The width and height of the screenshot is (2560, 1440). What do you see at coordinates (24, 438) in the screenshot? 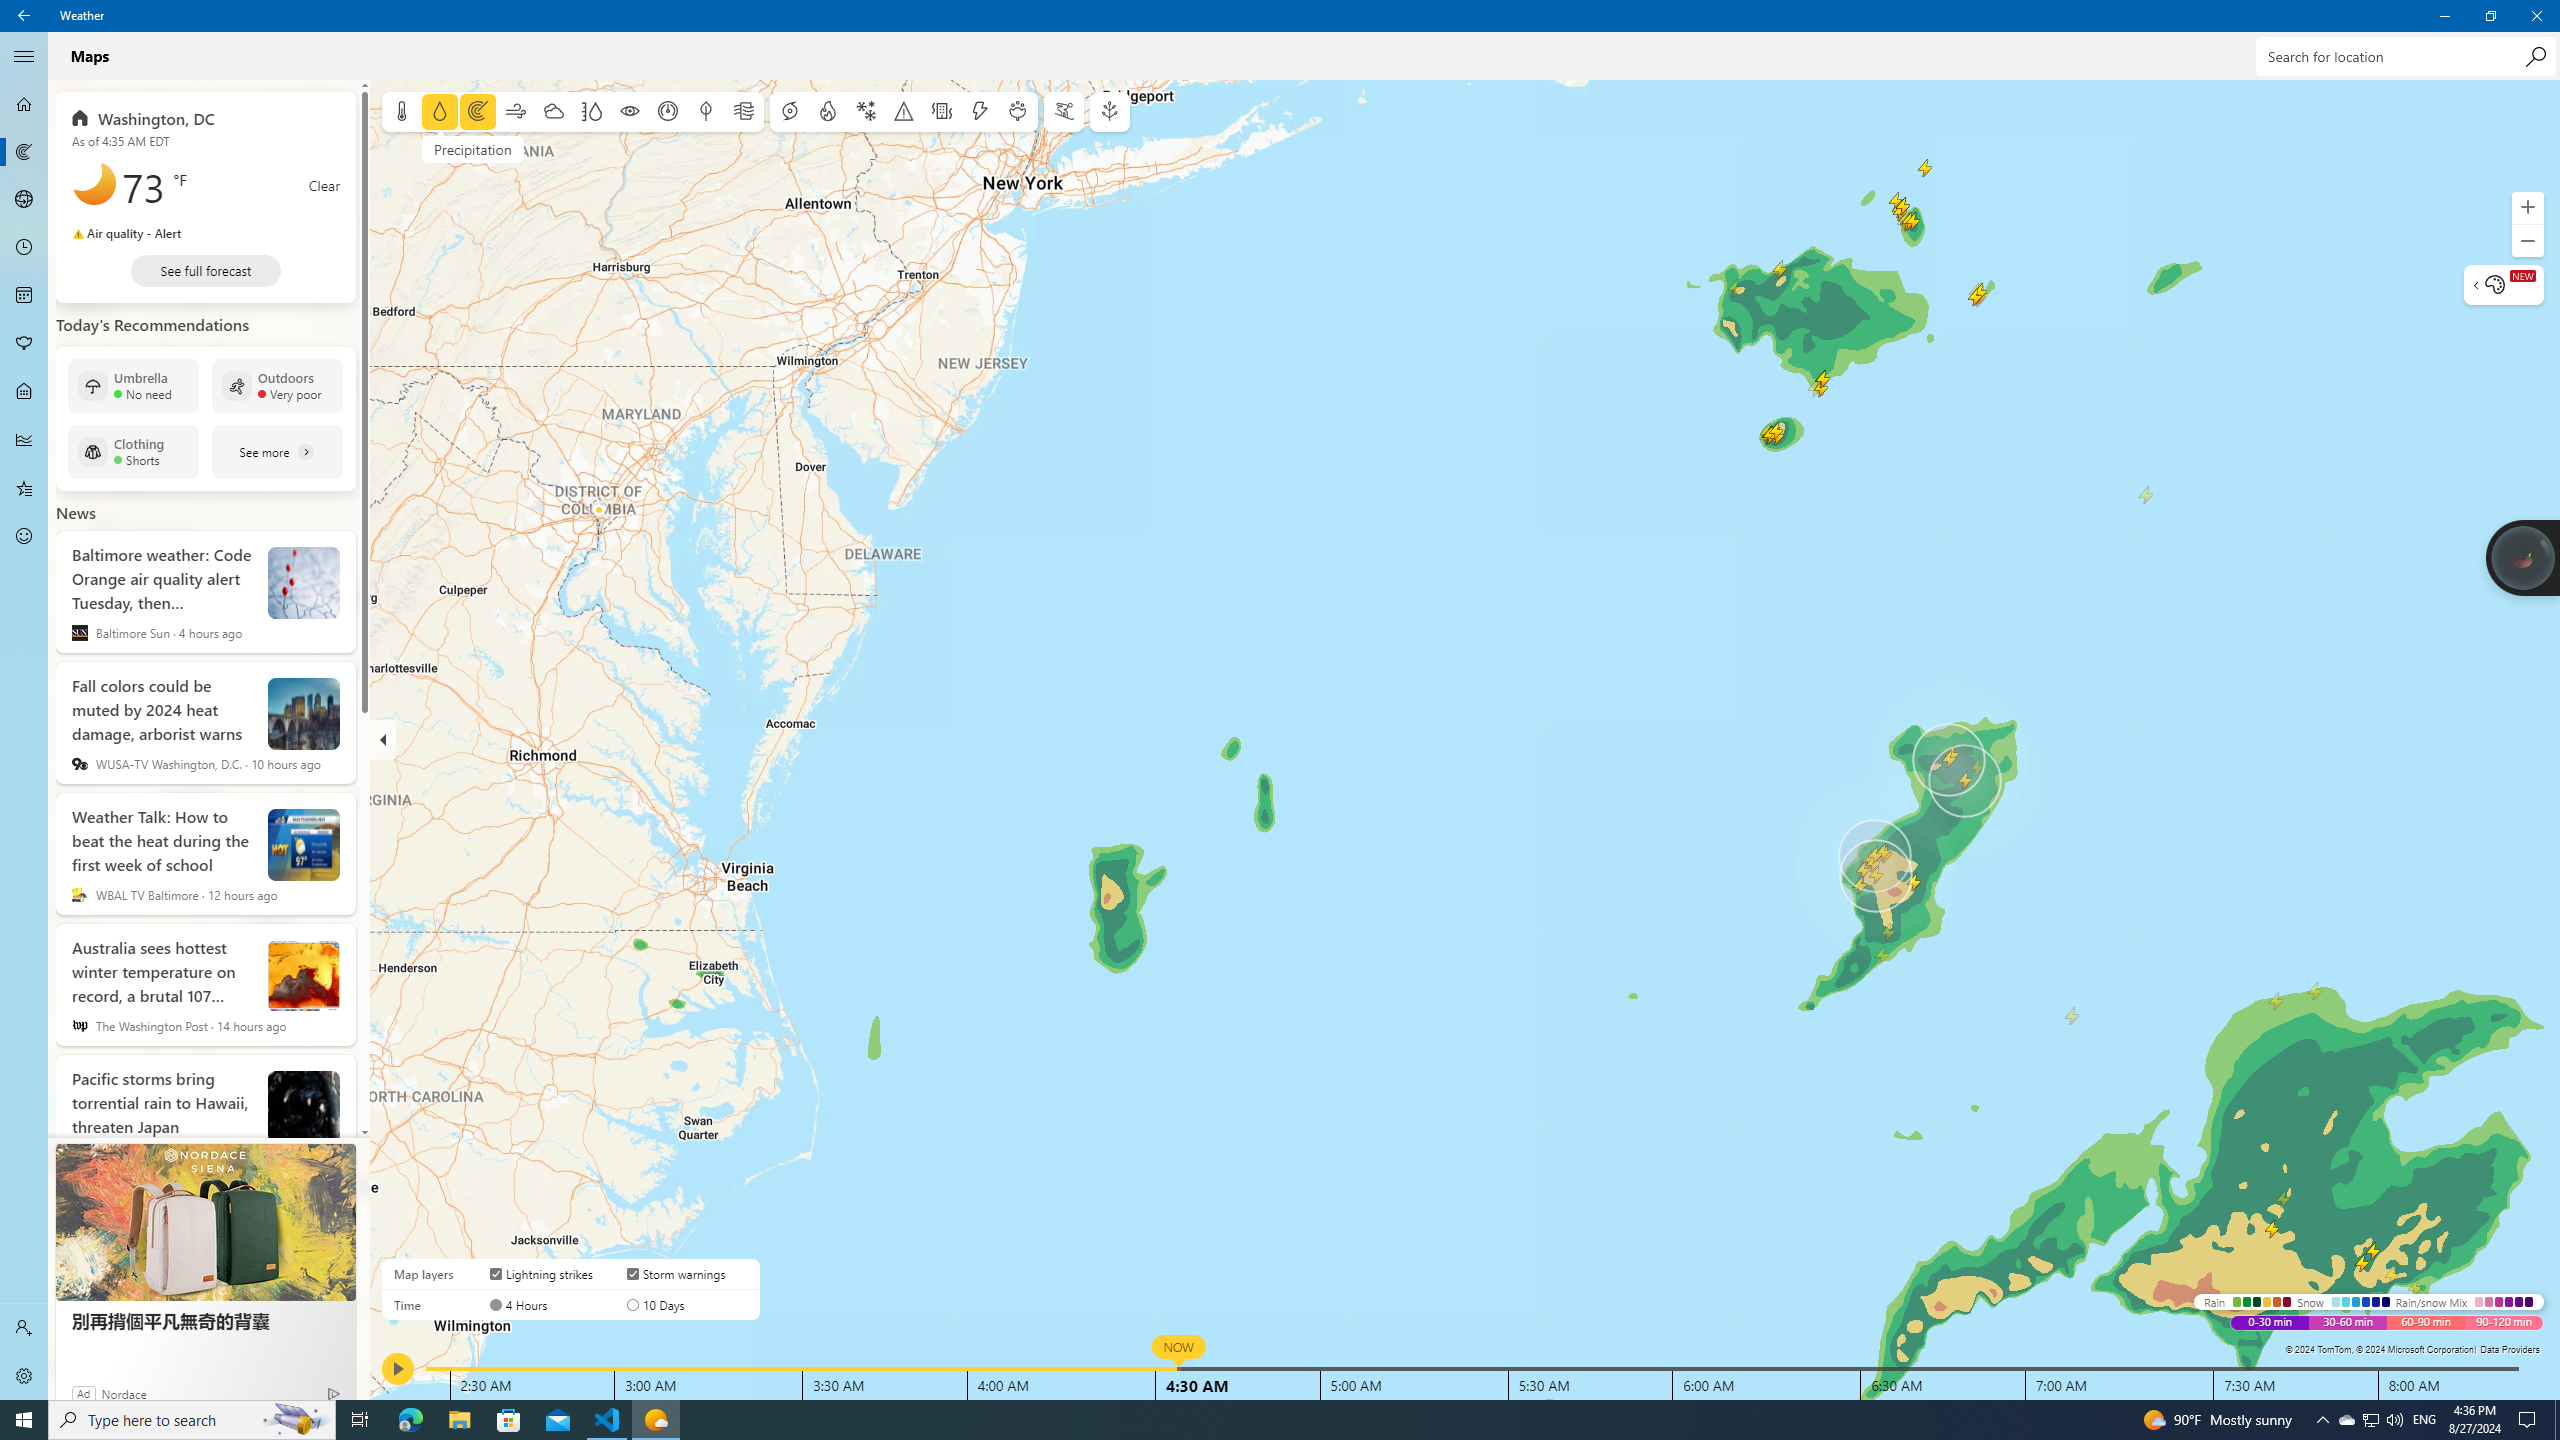
I see `'Historical Weather - Not Selected'` at bounding box center [24, 438].